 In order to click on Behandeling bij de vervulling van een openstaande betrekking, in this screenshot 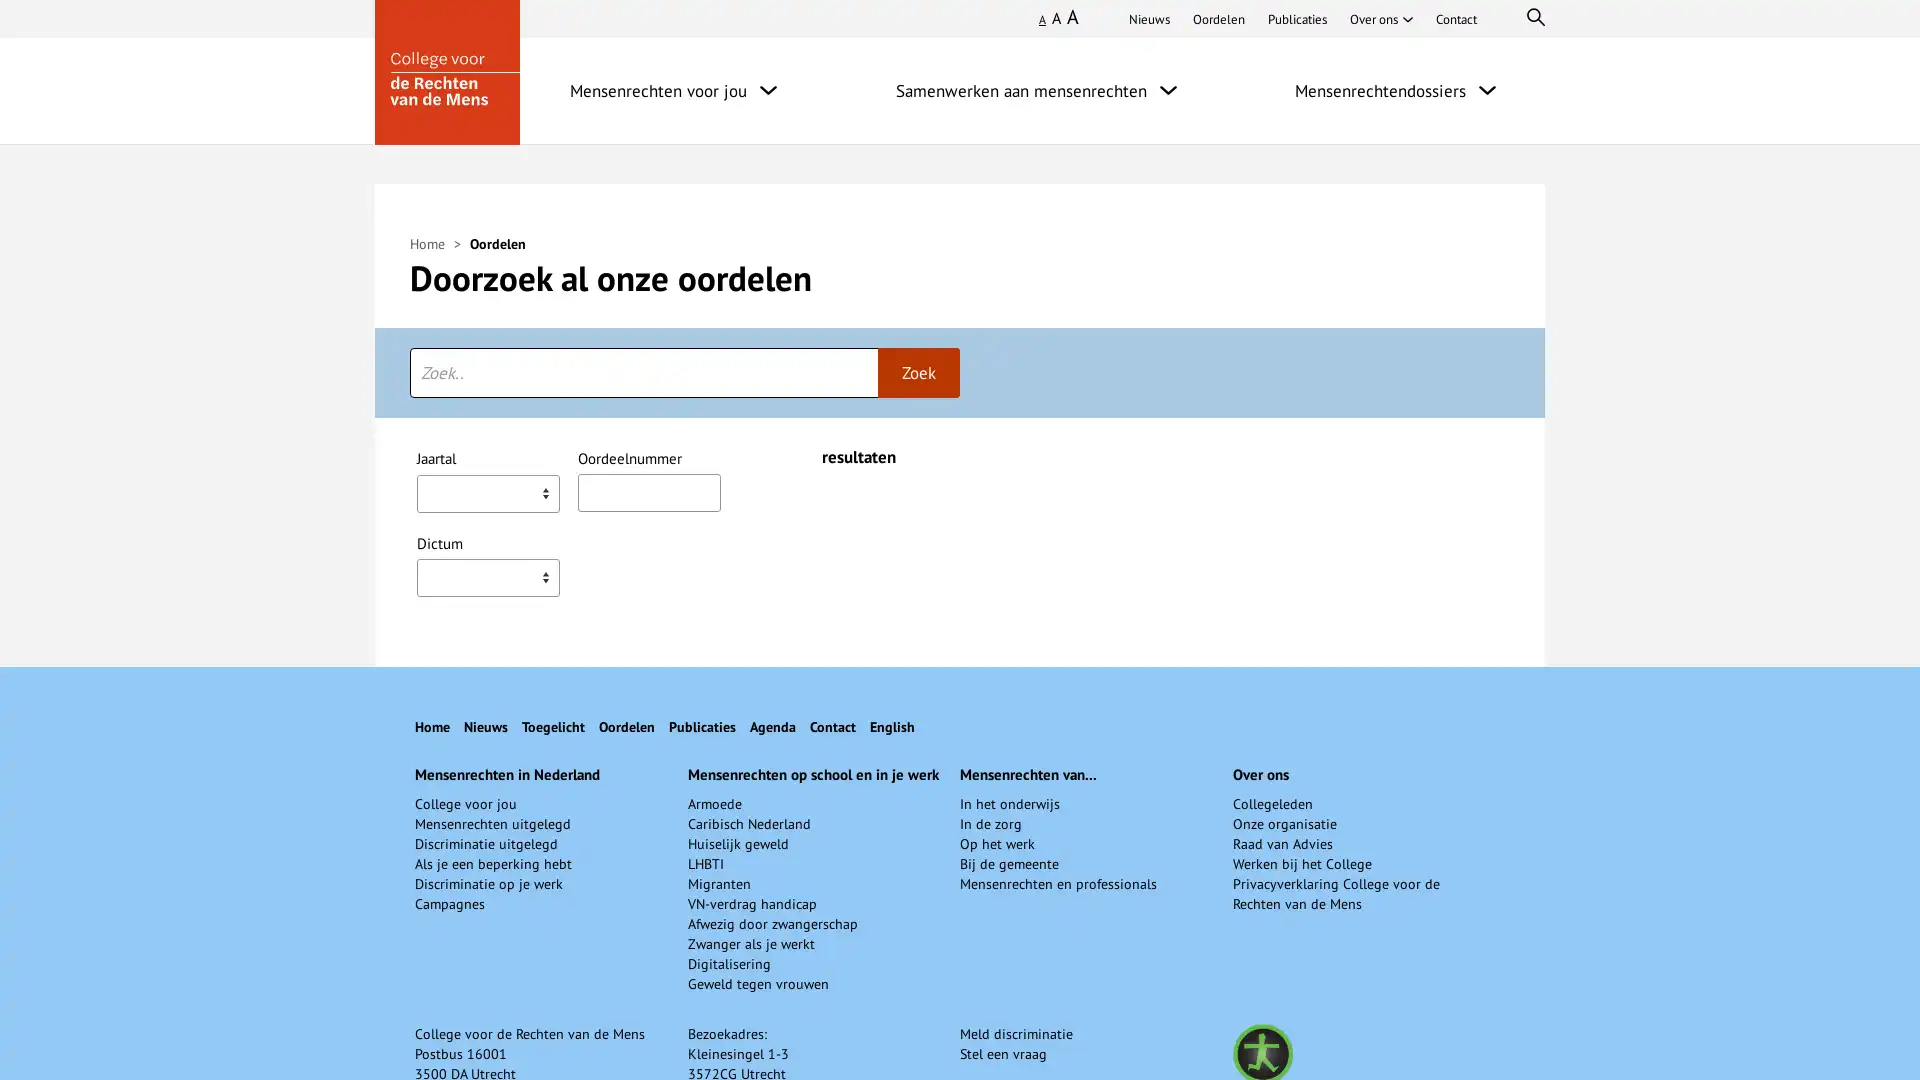, I will do `click(1276, 1004)`.